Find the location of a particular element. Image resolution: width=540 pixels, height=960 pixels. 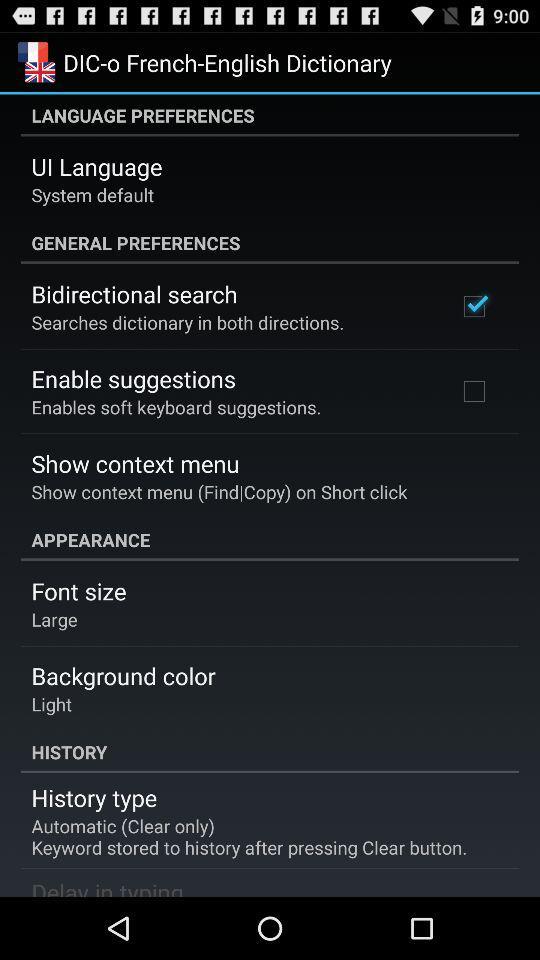

the app below bidirectional search icon is located at coordinates (187, 322).